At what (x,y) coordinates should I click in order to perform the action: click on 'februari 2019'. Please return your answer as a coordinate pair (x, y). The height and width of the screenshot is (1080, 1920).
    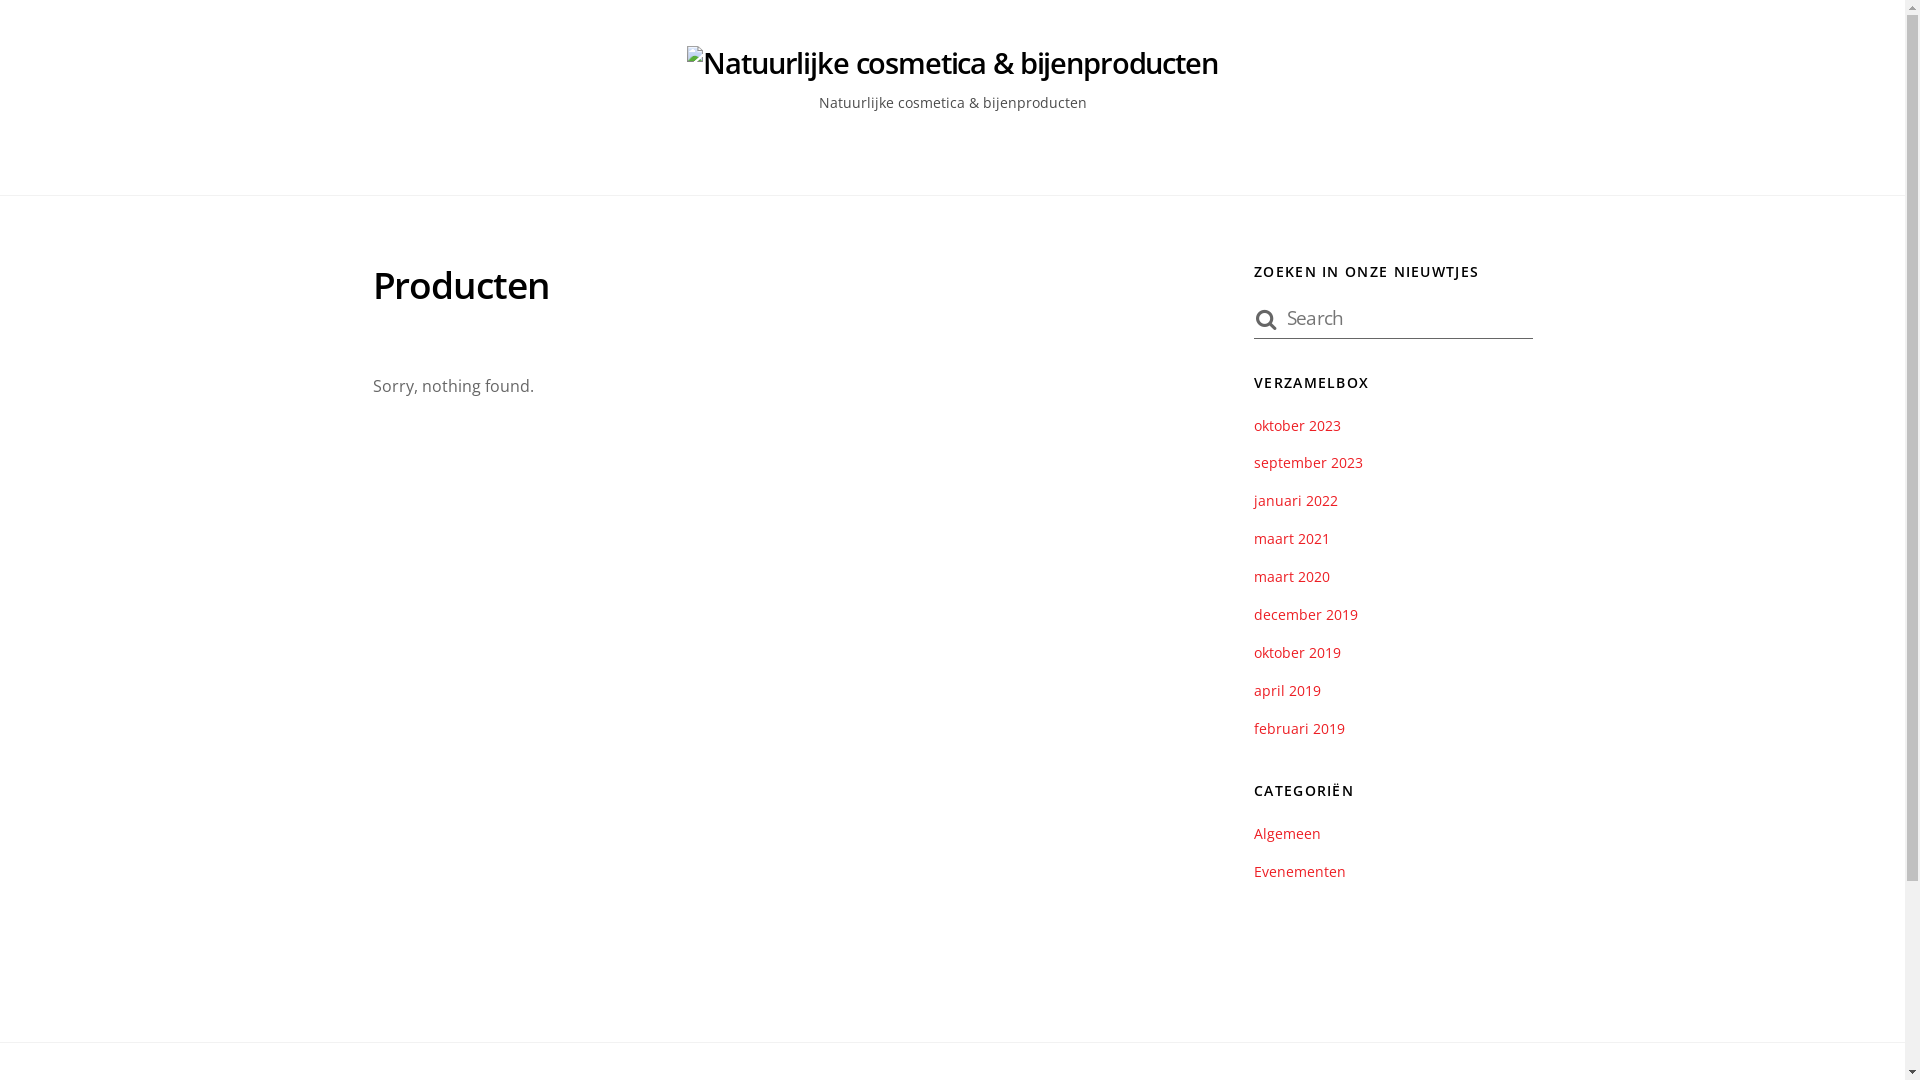
    Looking at the image, I should click on (1299, 728).